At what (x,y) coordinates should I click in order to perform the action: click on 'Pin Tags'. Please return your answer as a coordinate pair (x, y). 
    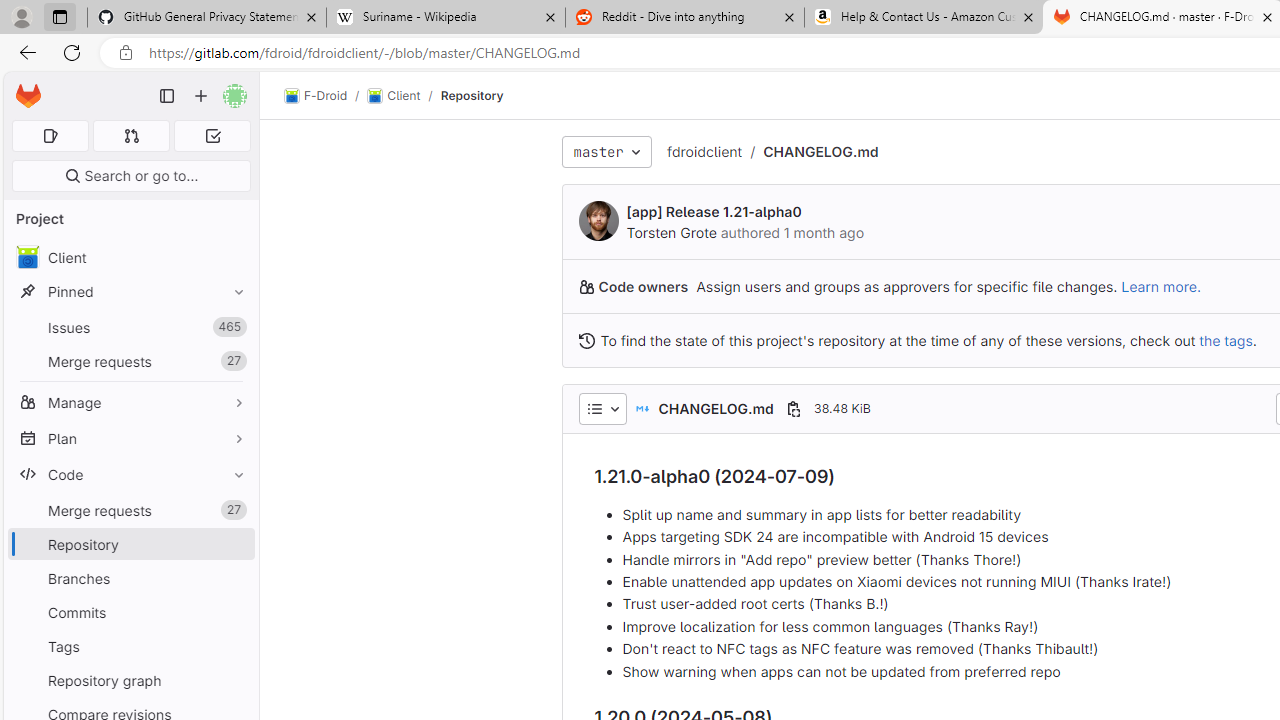
    Looking at the image, I should click on (234, 646).